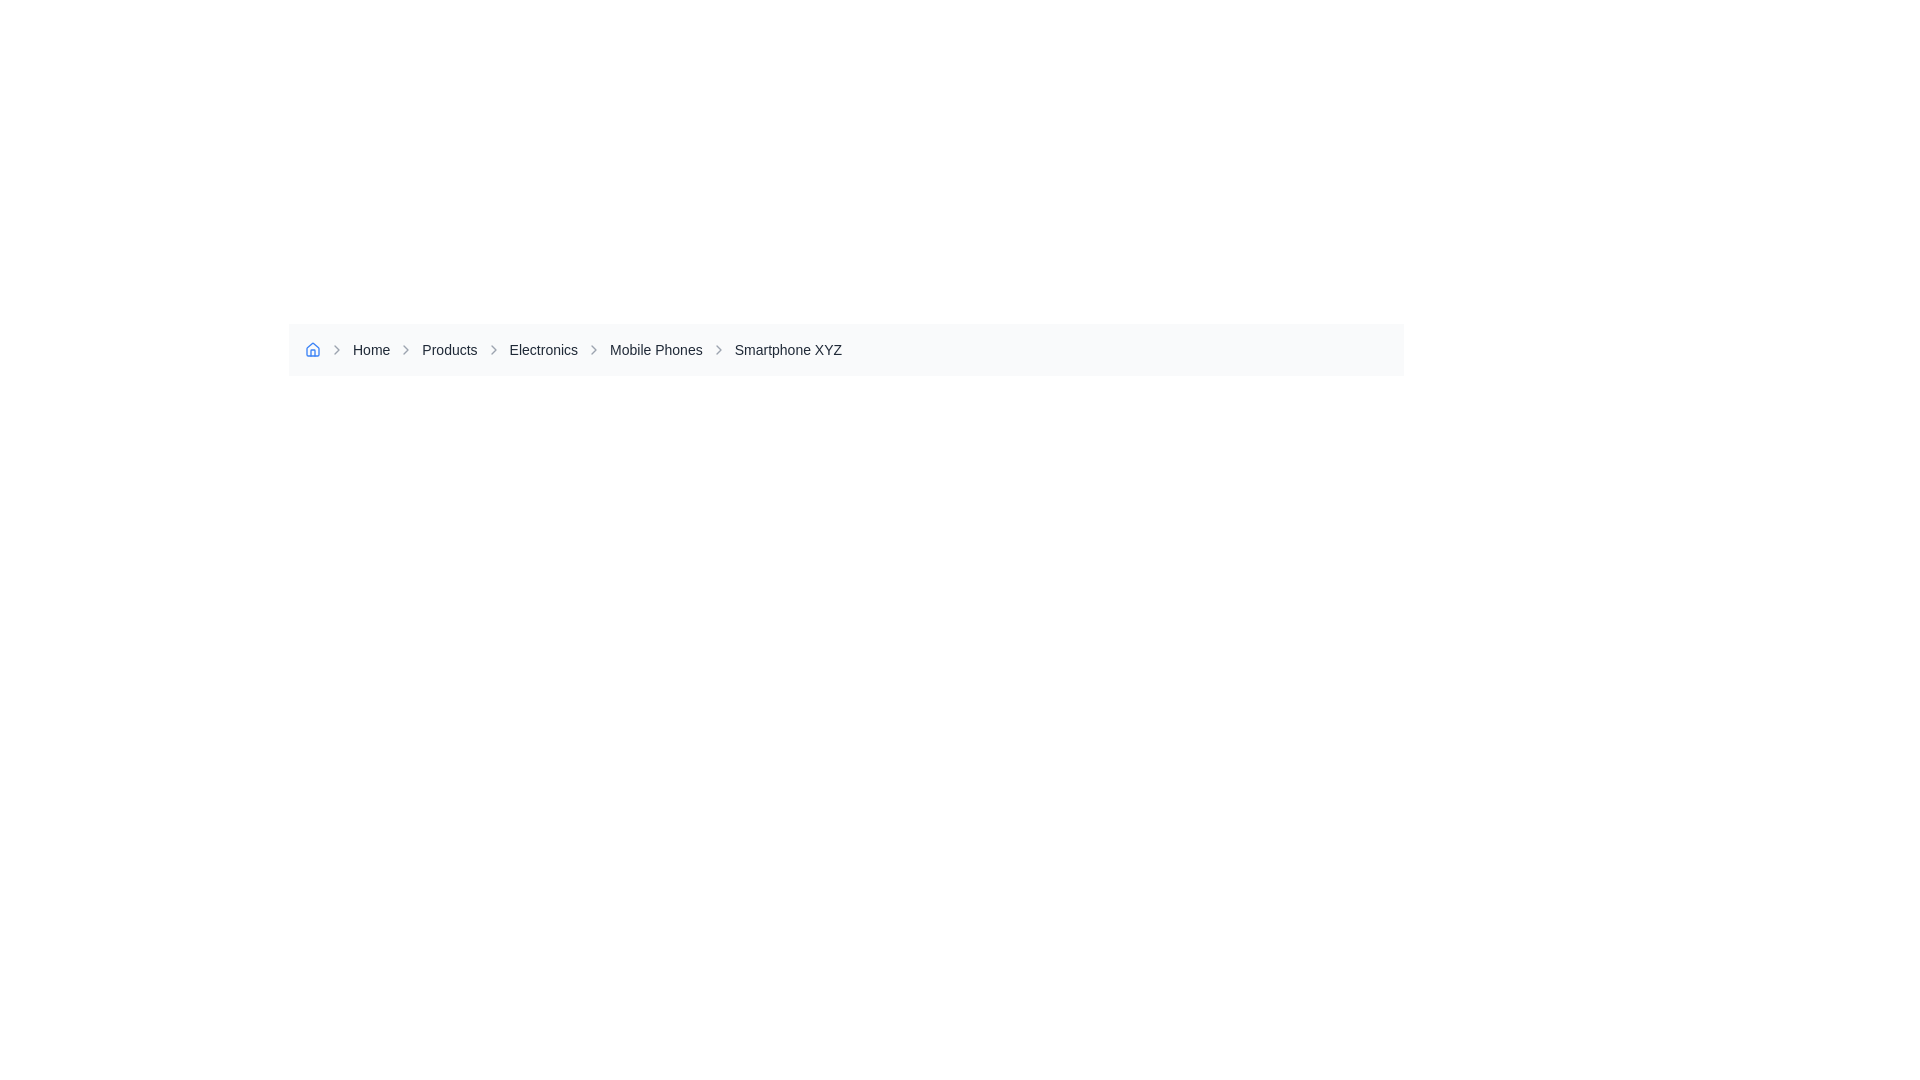 The width and height of the screenshot is (1920, 1080). I want to click on the 'Products' link in the breadcrumb navigation, so click(436, 349).